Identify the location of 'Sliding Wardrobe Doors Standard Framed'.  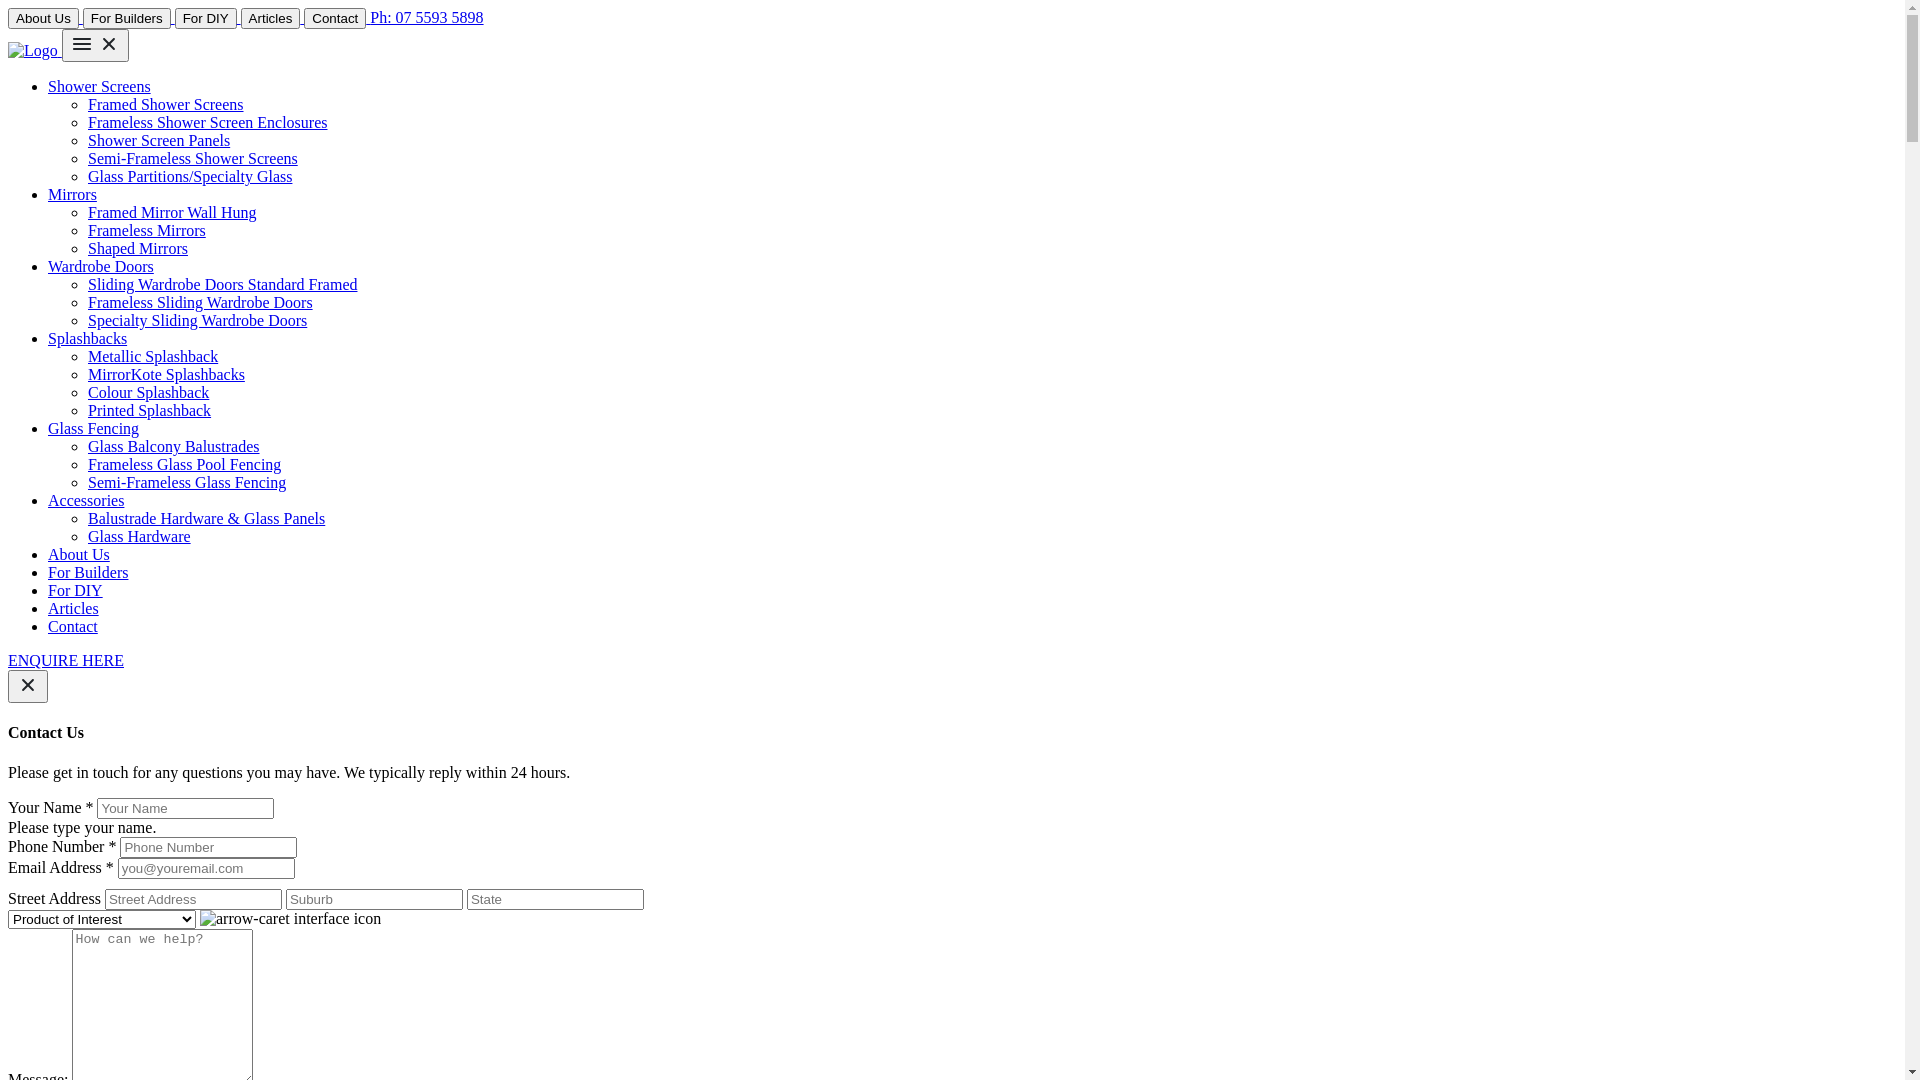
(222, 284).